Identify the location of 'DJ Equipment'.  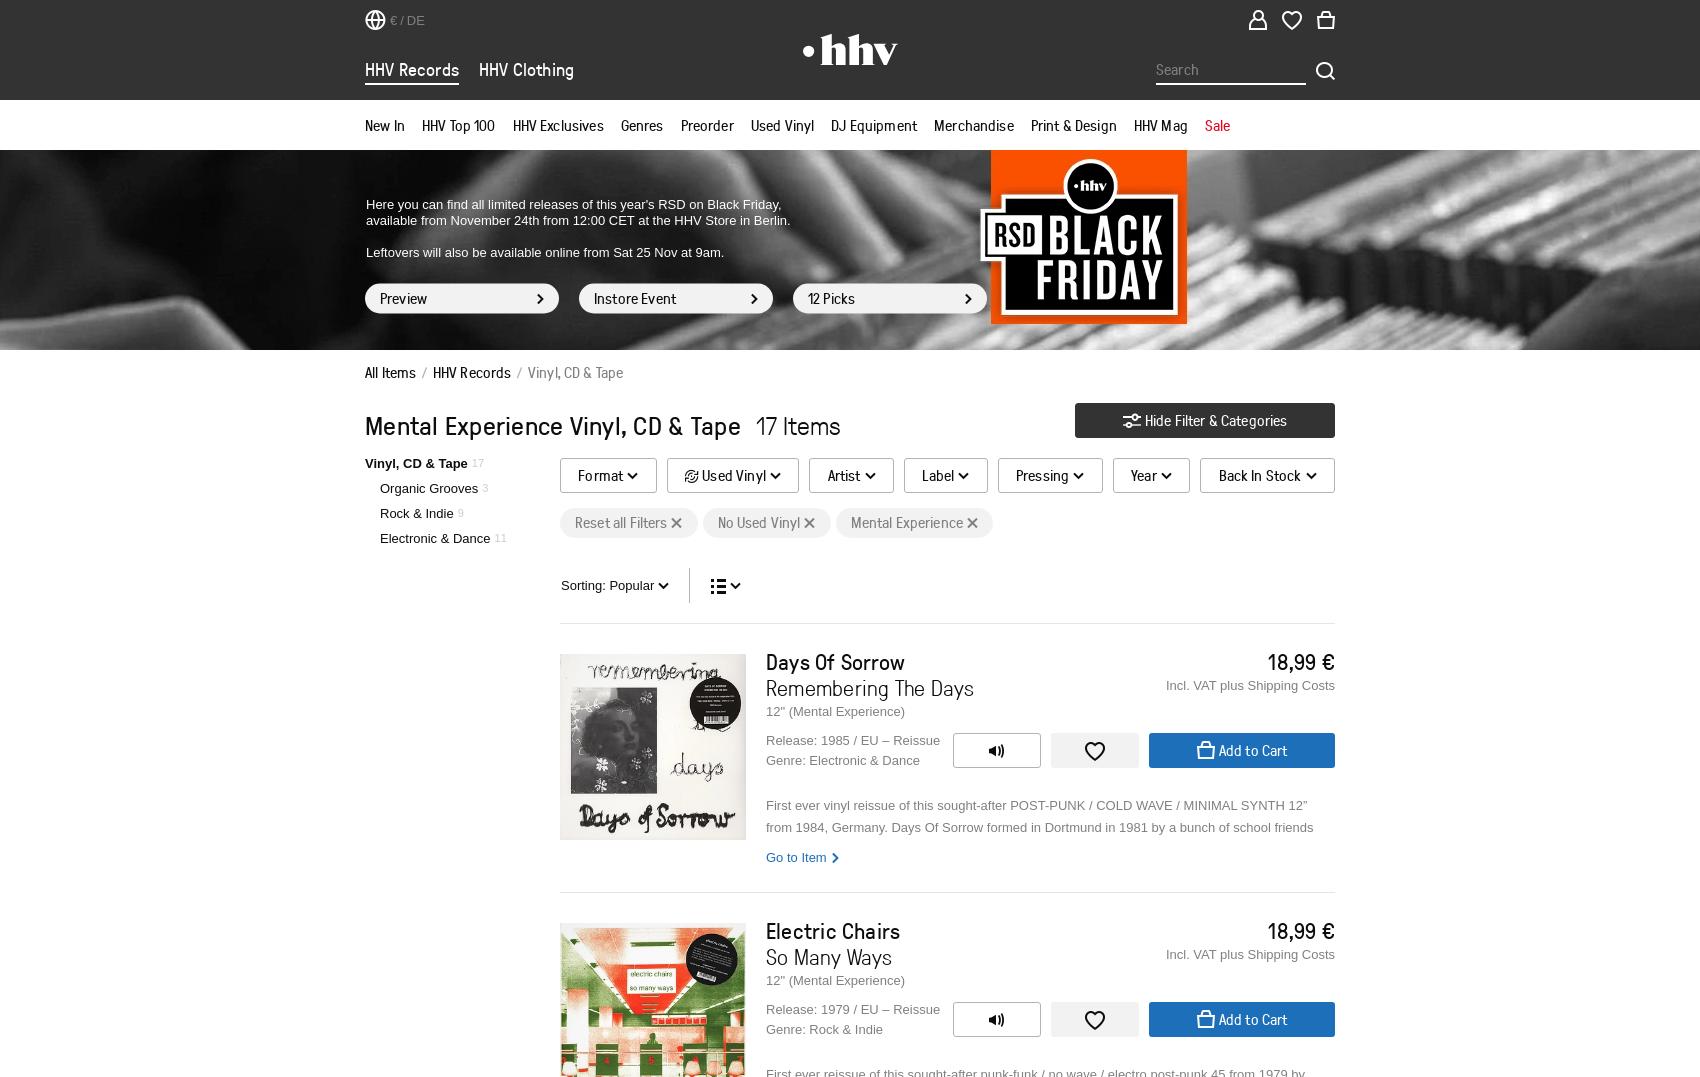
(873, 125).